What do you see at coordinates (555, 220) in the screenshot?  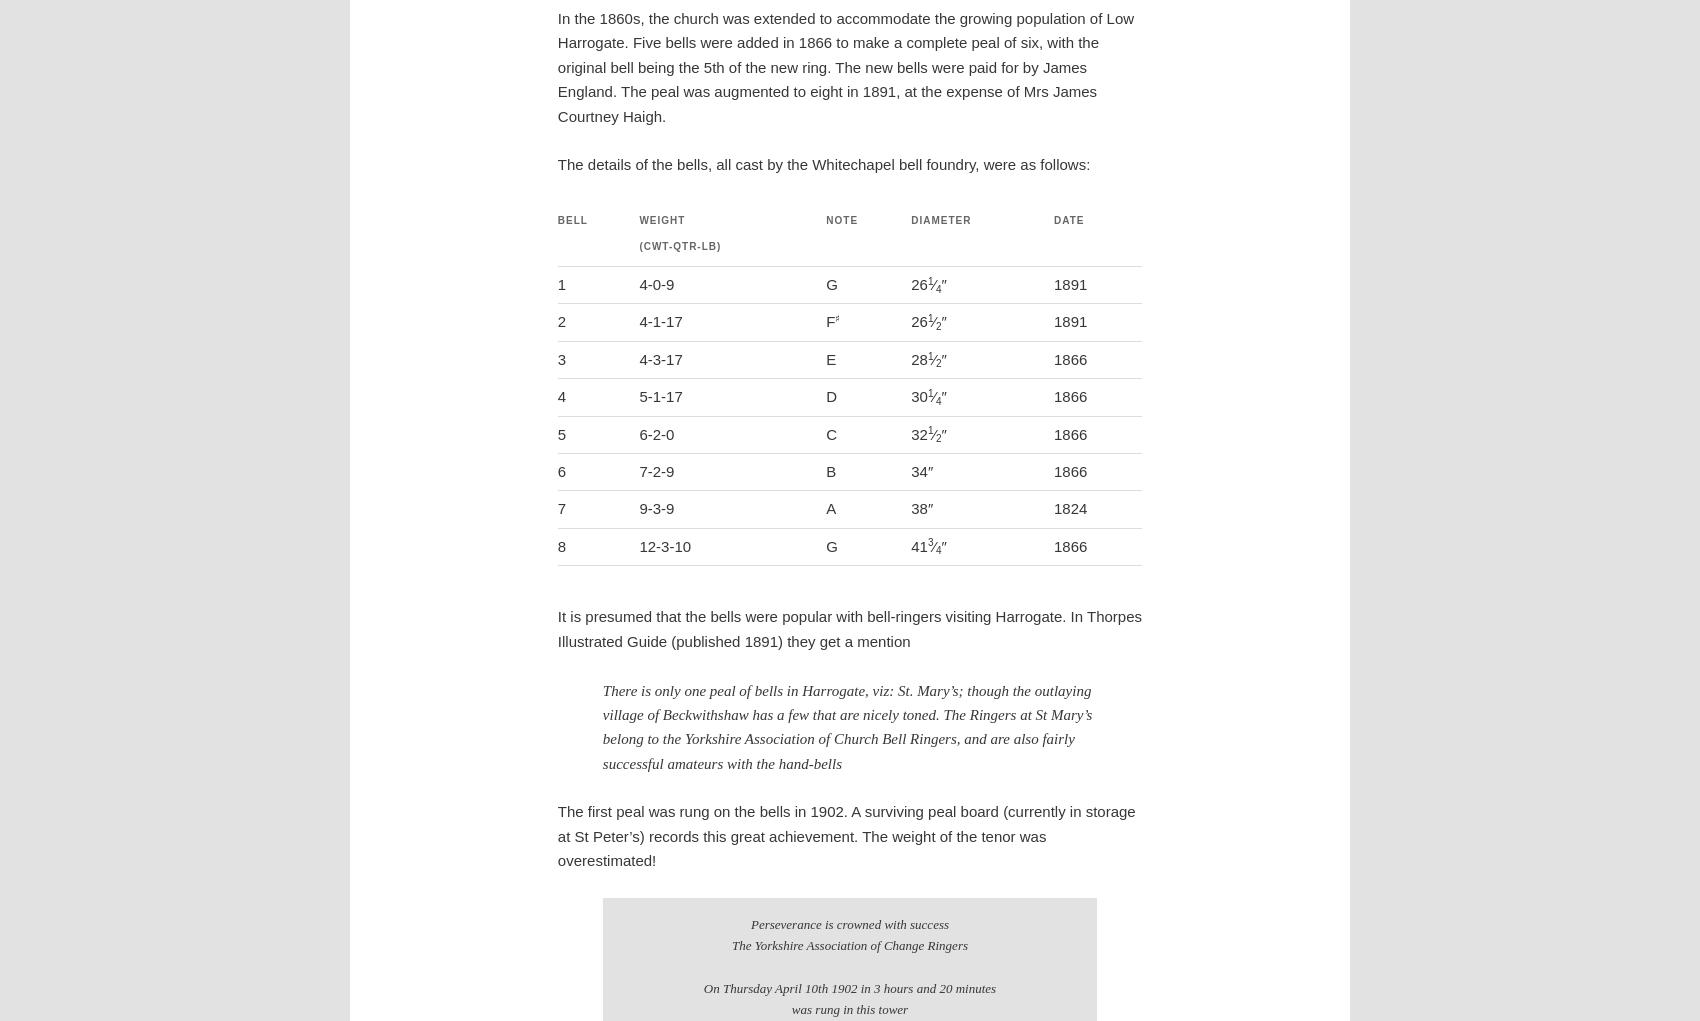 I see `'Bell'` at bounding box center [555, 220].